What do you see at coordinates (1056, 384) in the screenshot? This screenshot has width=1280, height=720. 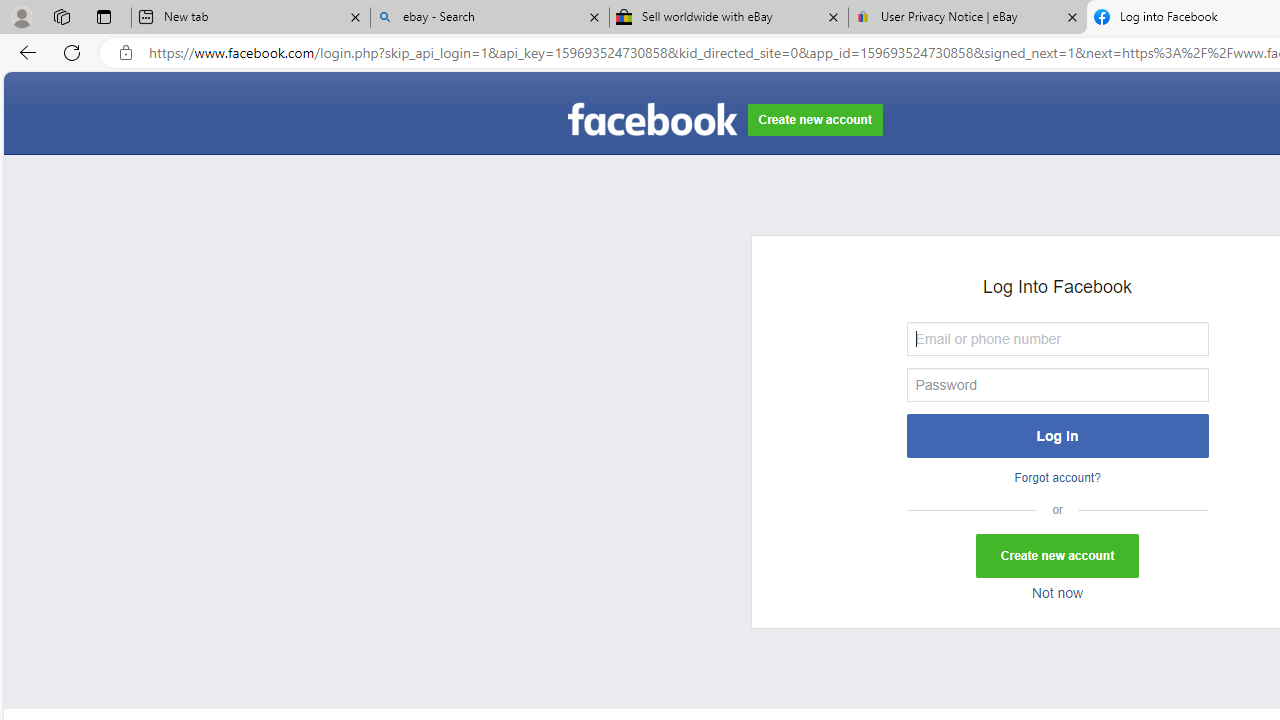 I see `'Password'` at bounding box center [1056, 384].